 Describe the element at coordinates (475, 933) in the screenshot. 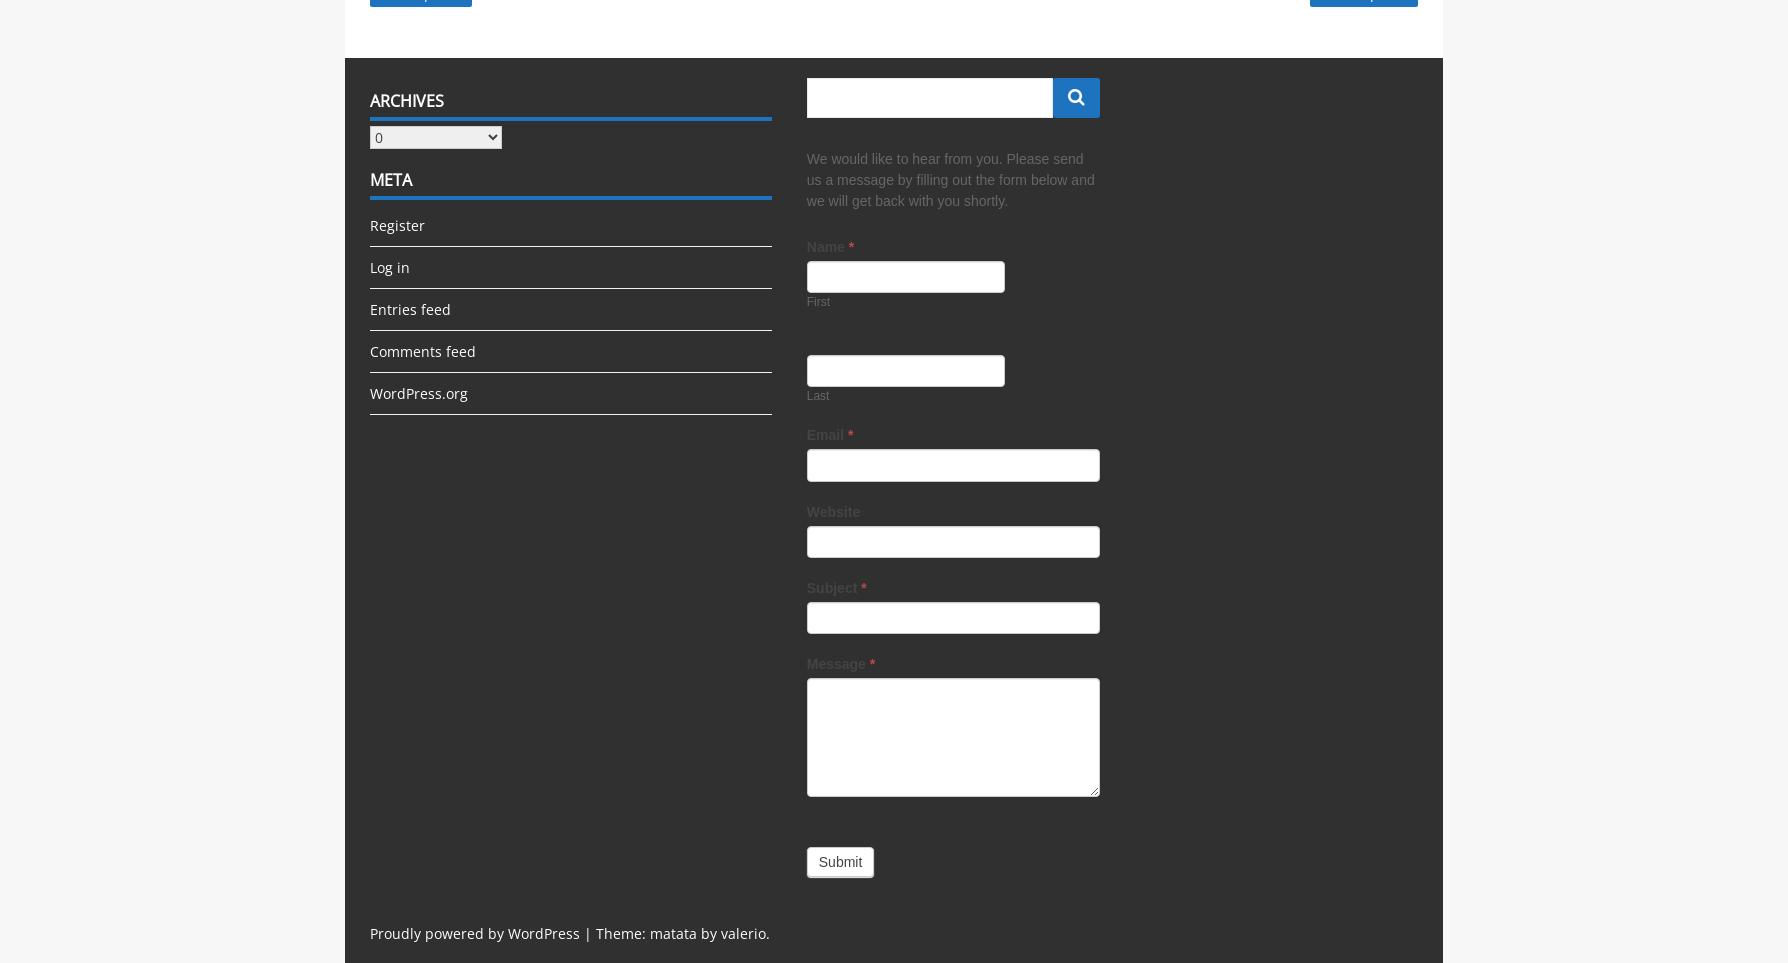

I see `'Proudly powered by WordPress'` at that location.